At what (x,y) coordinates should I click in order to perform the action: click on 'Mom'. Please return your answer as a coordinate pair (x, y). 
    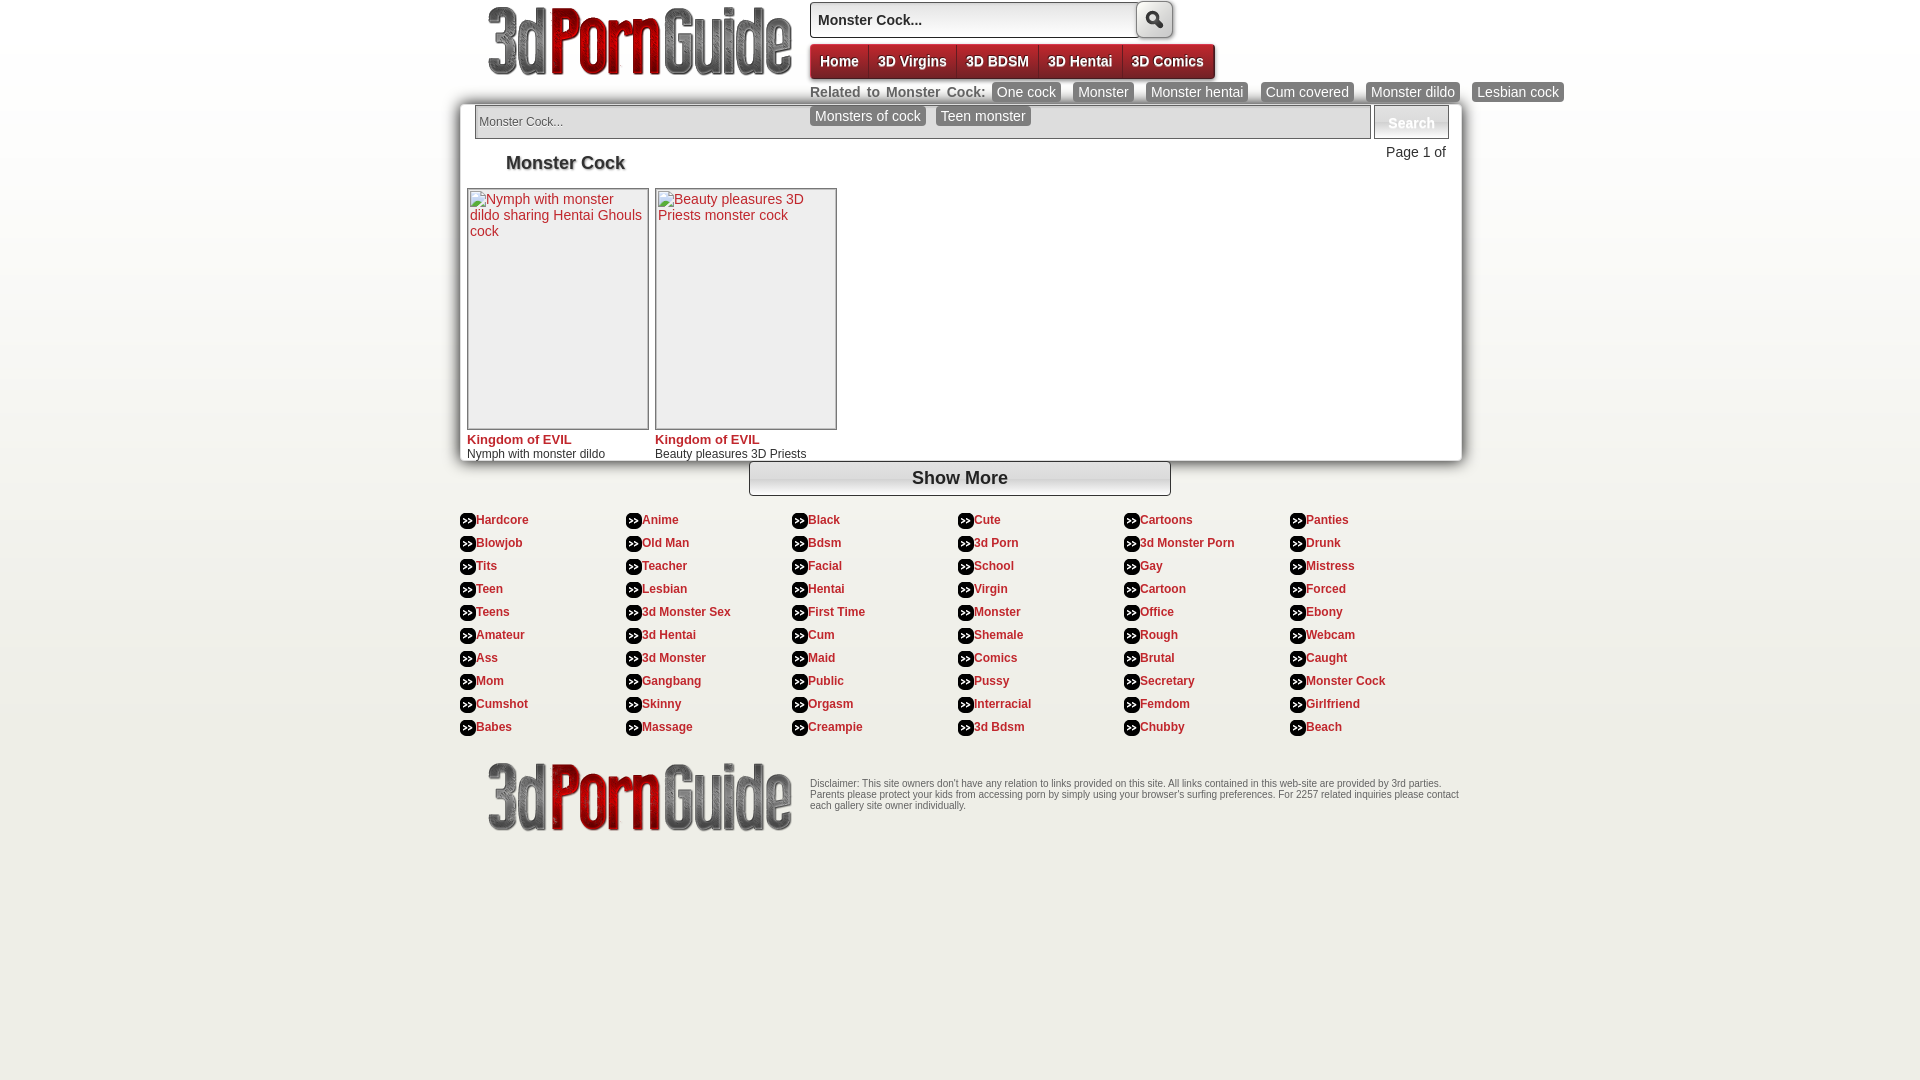
    Looking at the image, I should click on (474, 680).